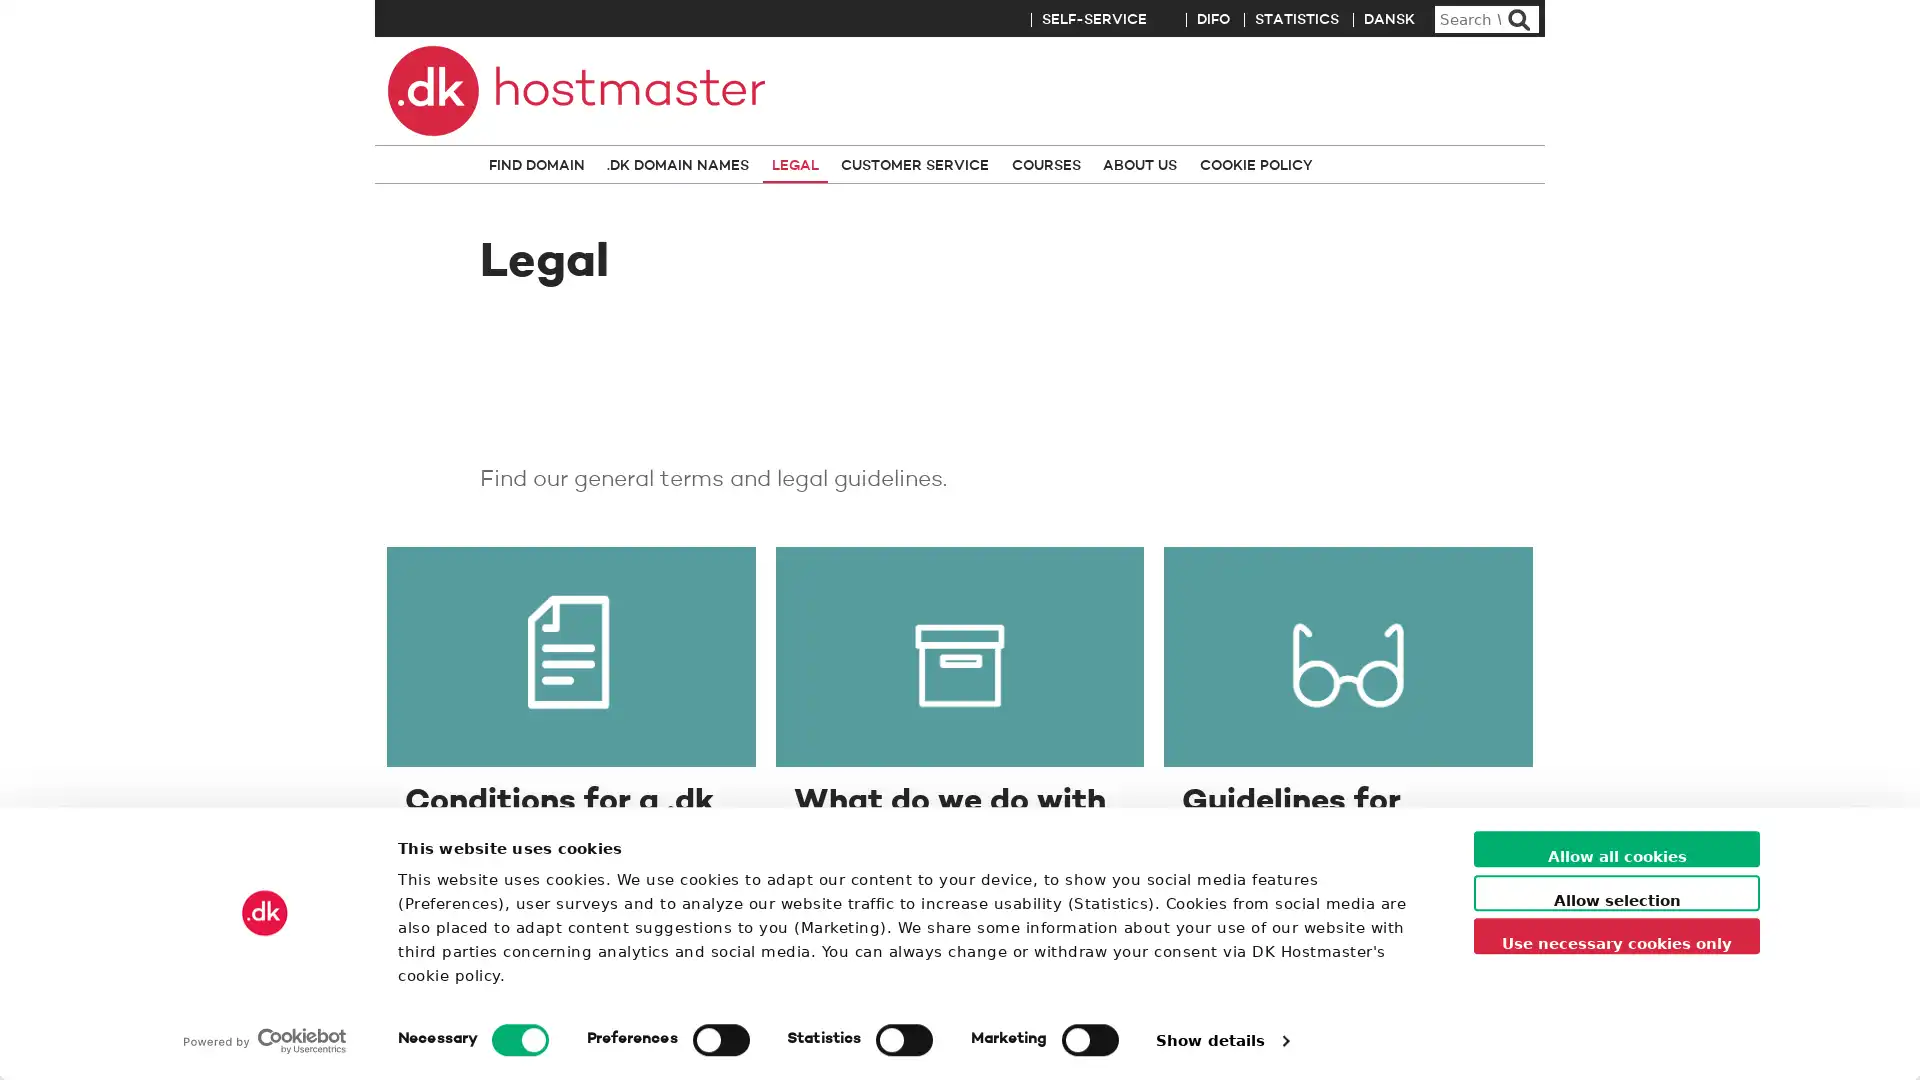  Describe the element at coordinates (1617, 936) in the screenshot. I see `Use necessary cookies only` at that location.